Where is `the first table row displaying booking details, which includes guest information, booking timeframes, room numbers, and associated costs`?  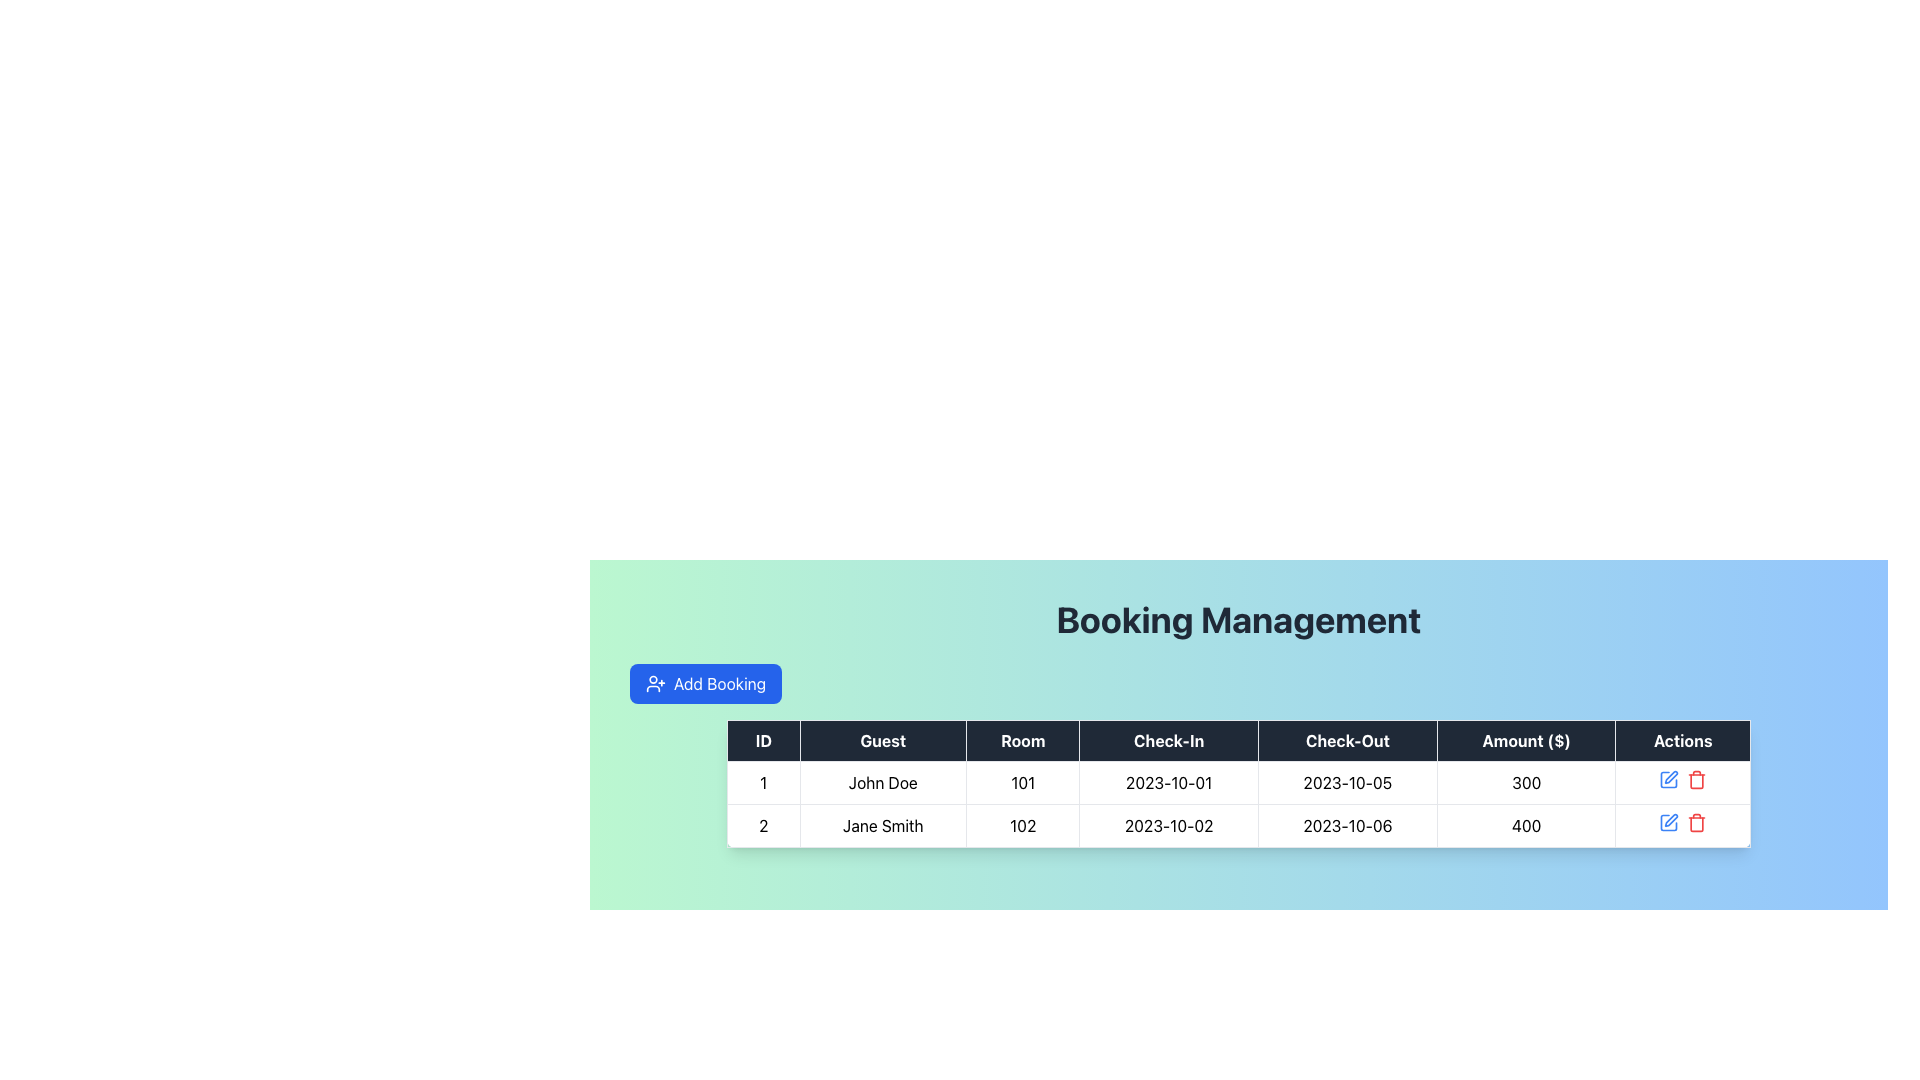 the first table row displaying booking details, which includes guest information, booking timeframes, room numbers, and associated costs is located at coordinates (1237, 802).